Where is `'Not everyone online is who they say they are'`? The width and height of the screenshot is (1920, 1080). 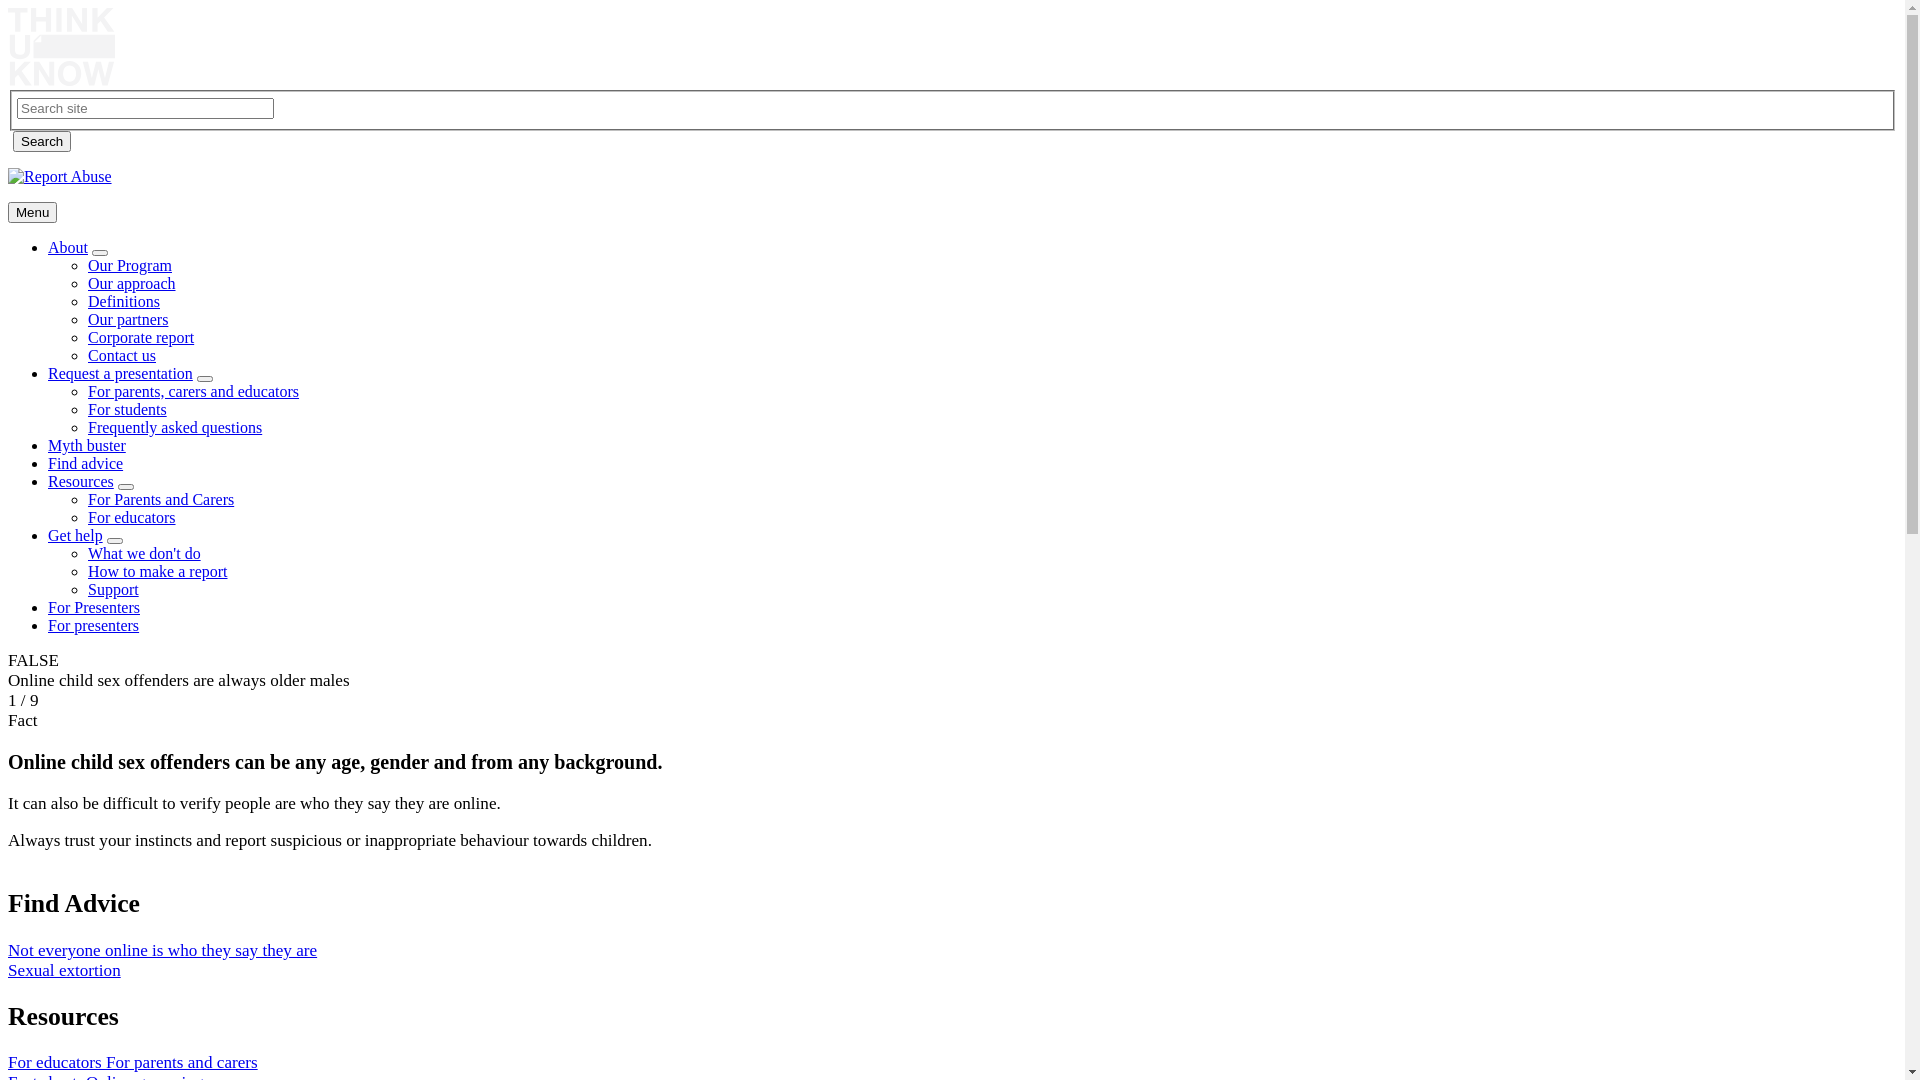 'Not everyone online is who they say they are' is located at coordinates (162, 949).